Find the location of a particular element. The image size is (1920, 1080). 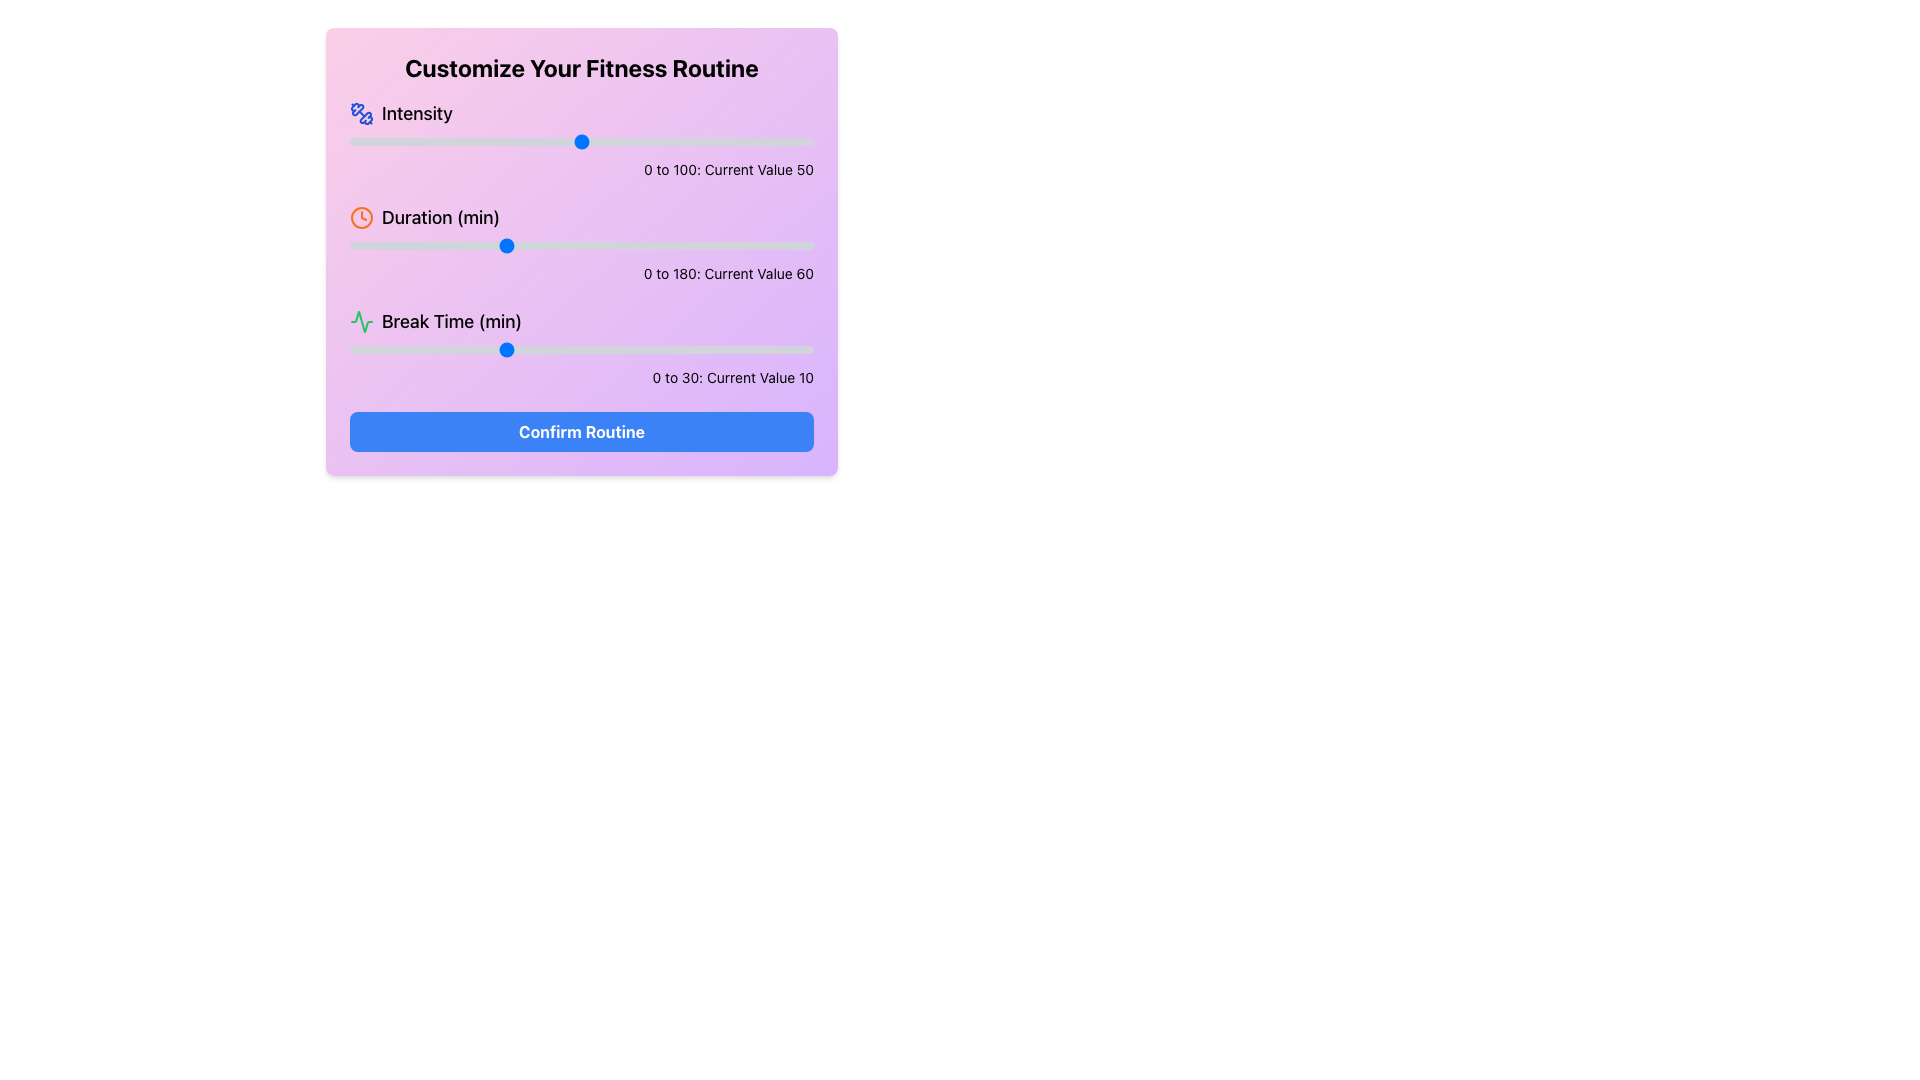

the intensity is located at coordinates (377, 141).